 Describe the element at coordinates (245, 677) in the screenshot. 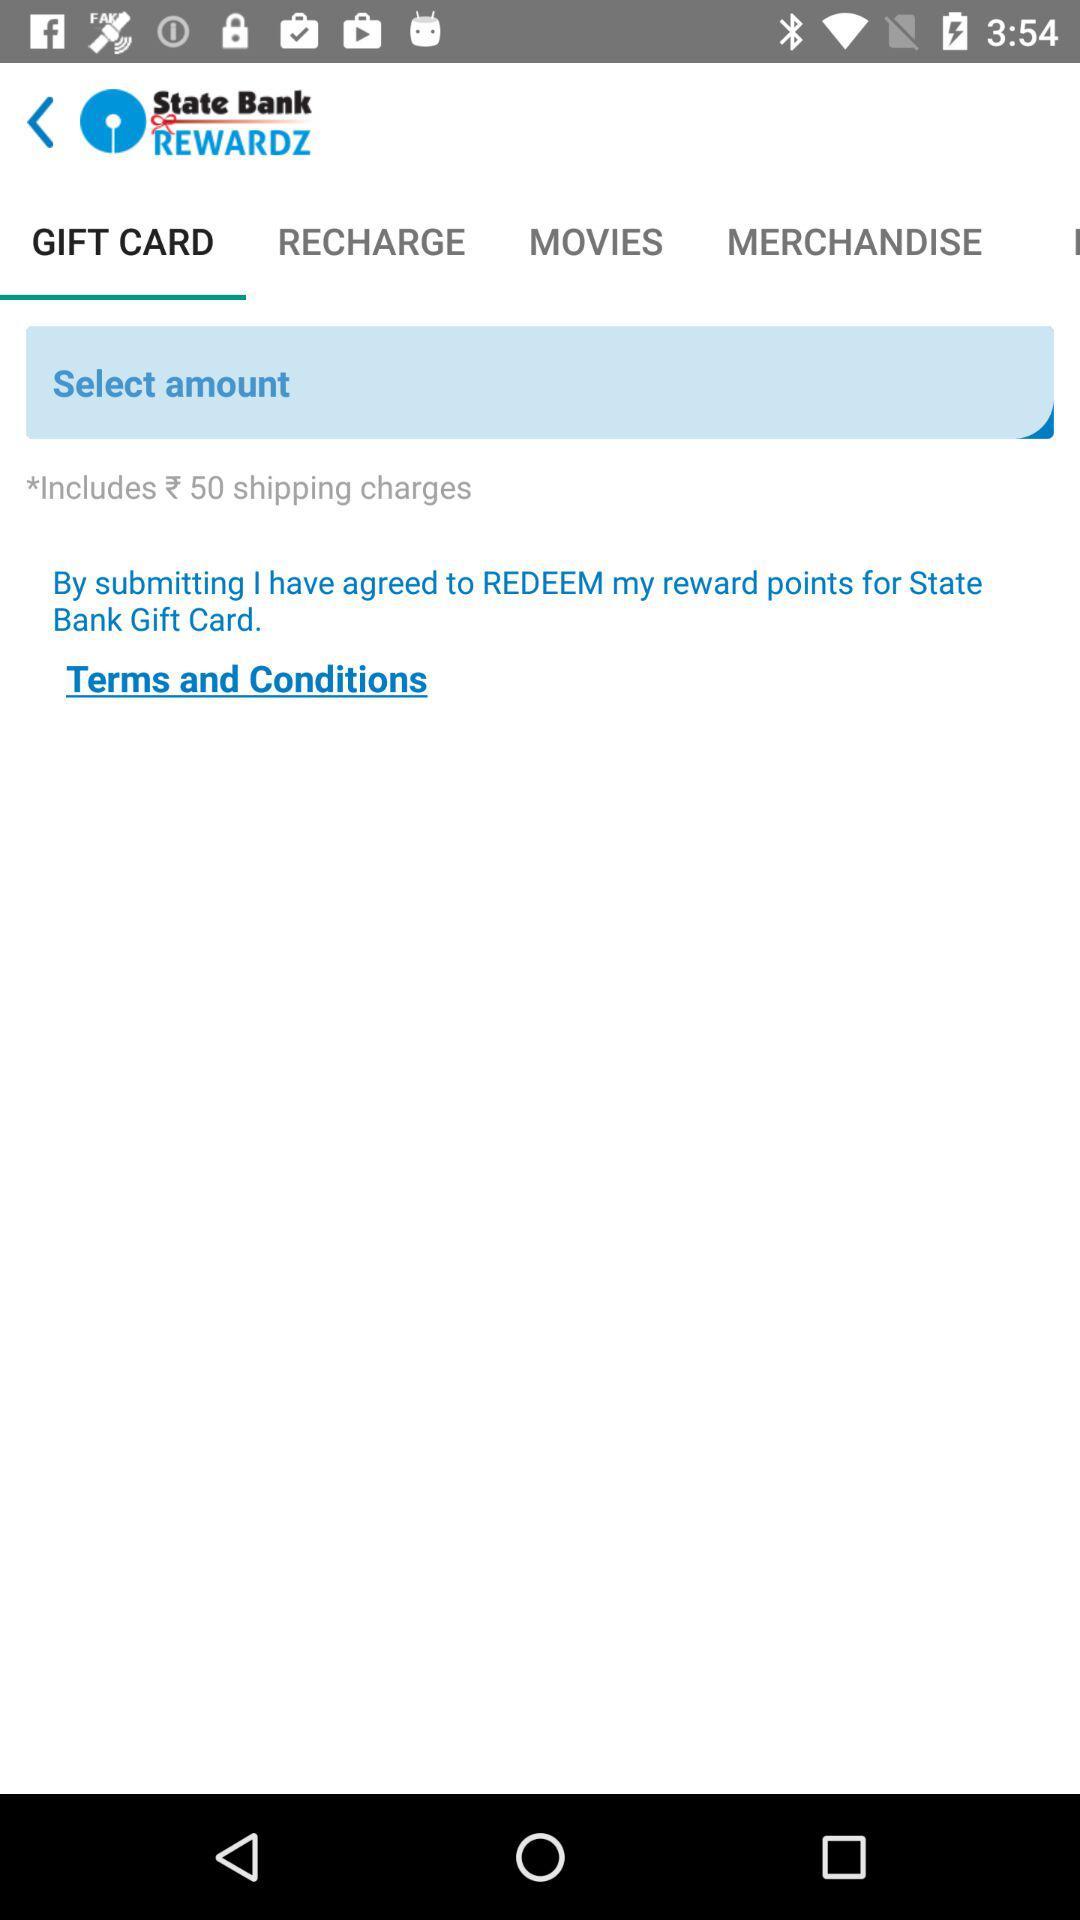

I see `the terms and conditions app` at that location.